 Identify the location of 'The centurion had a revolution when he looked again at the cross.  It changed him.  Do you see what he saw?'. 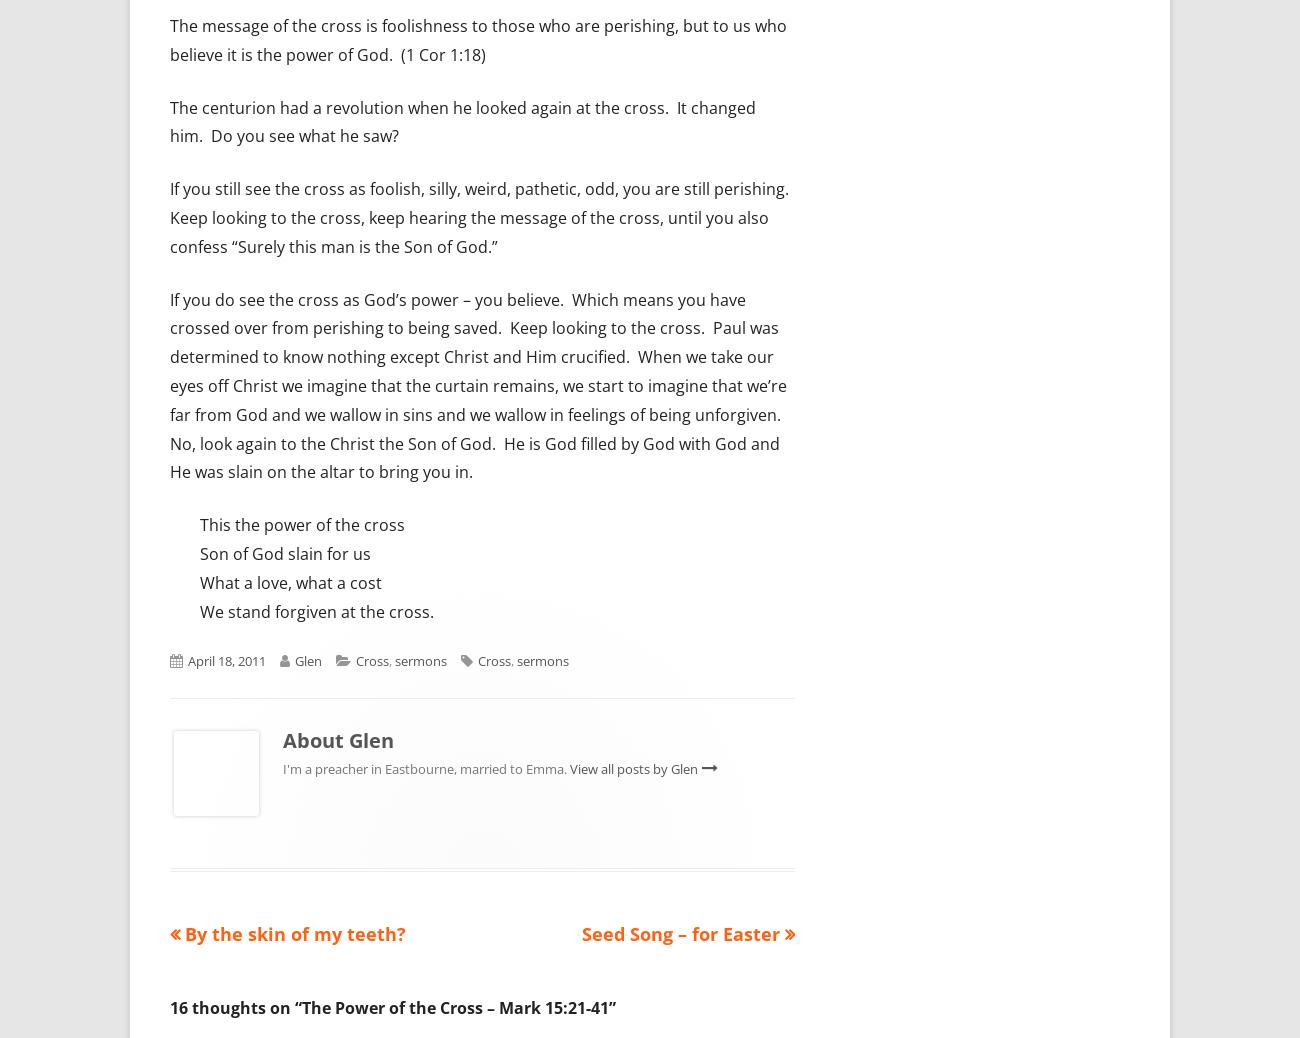
(462, 120).